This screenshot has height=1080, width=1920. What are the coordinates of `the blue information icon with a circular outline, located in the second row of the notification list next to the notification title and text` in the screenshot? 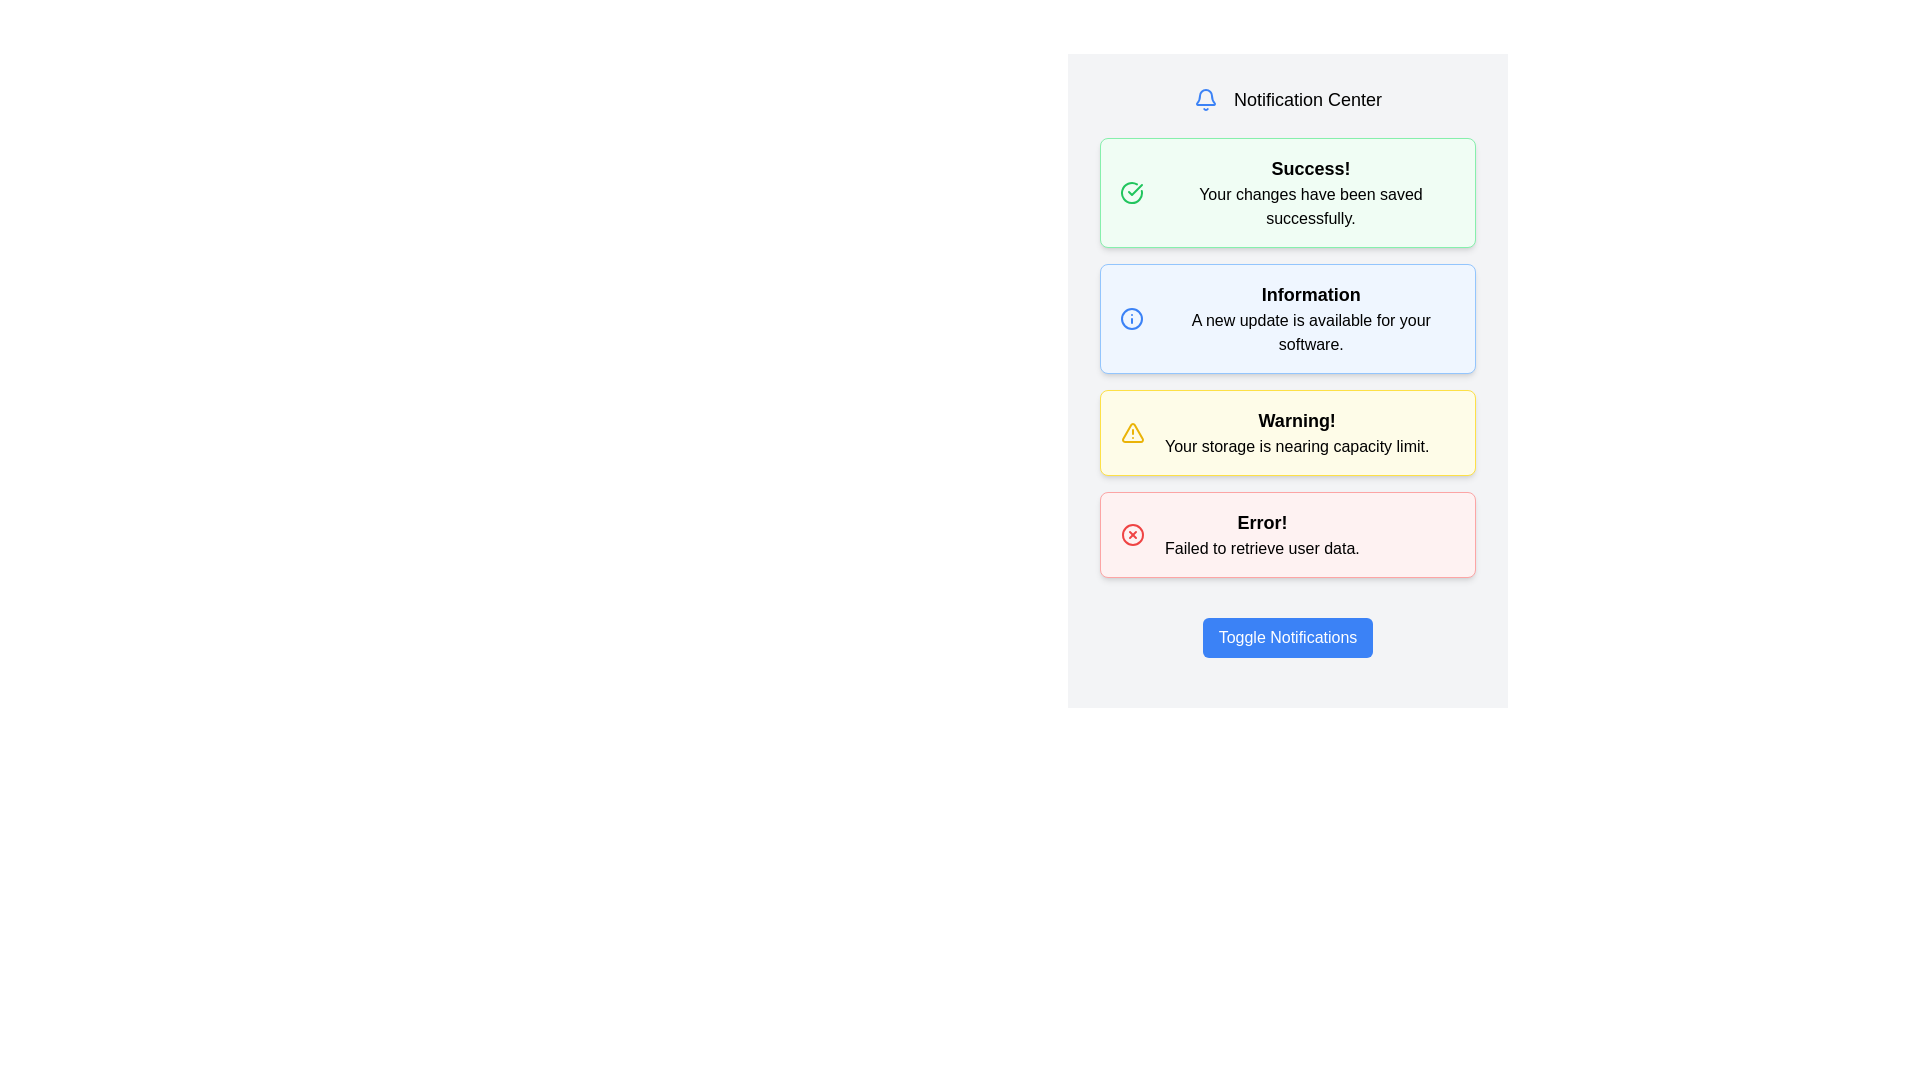 It's located at (1132, 318).